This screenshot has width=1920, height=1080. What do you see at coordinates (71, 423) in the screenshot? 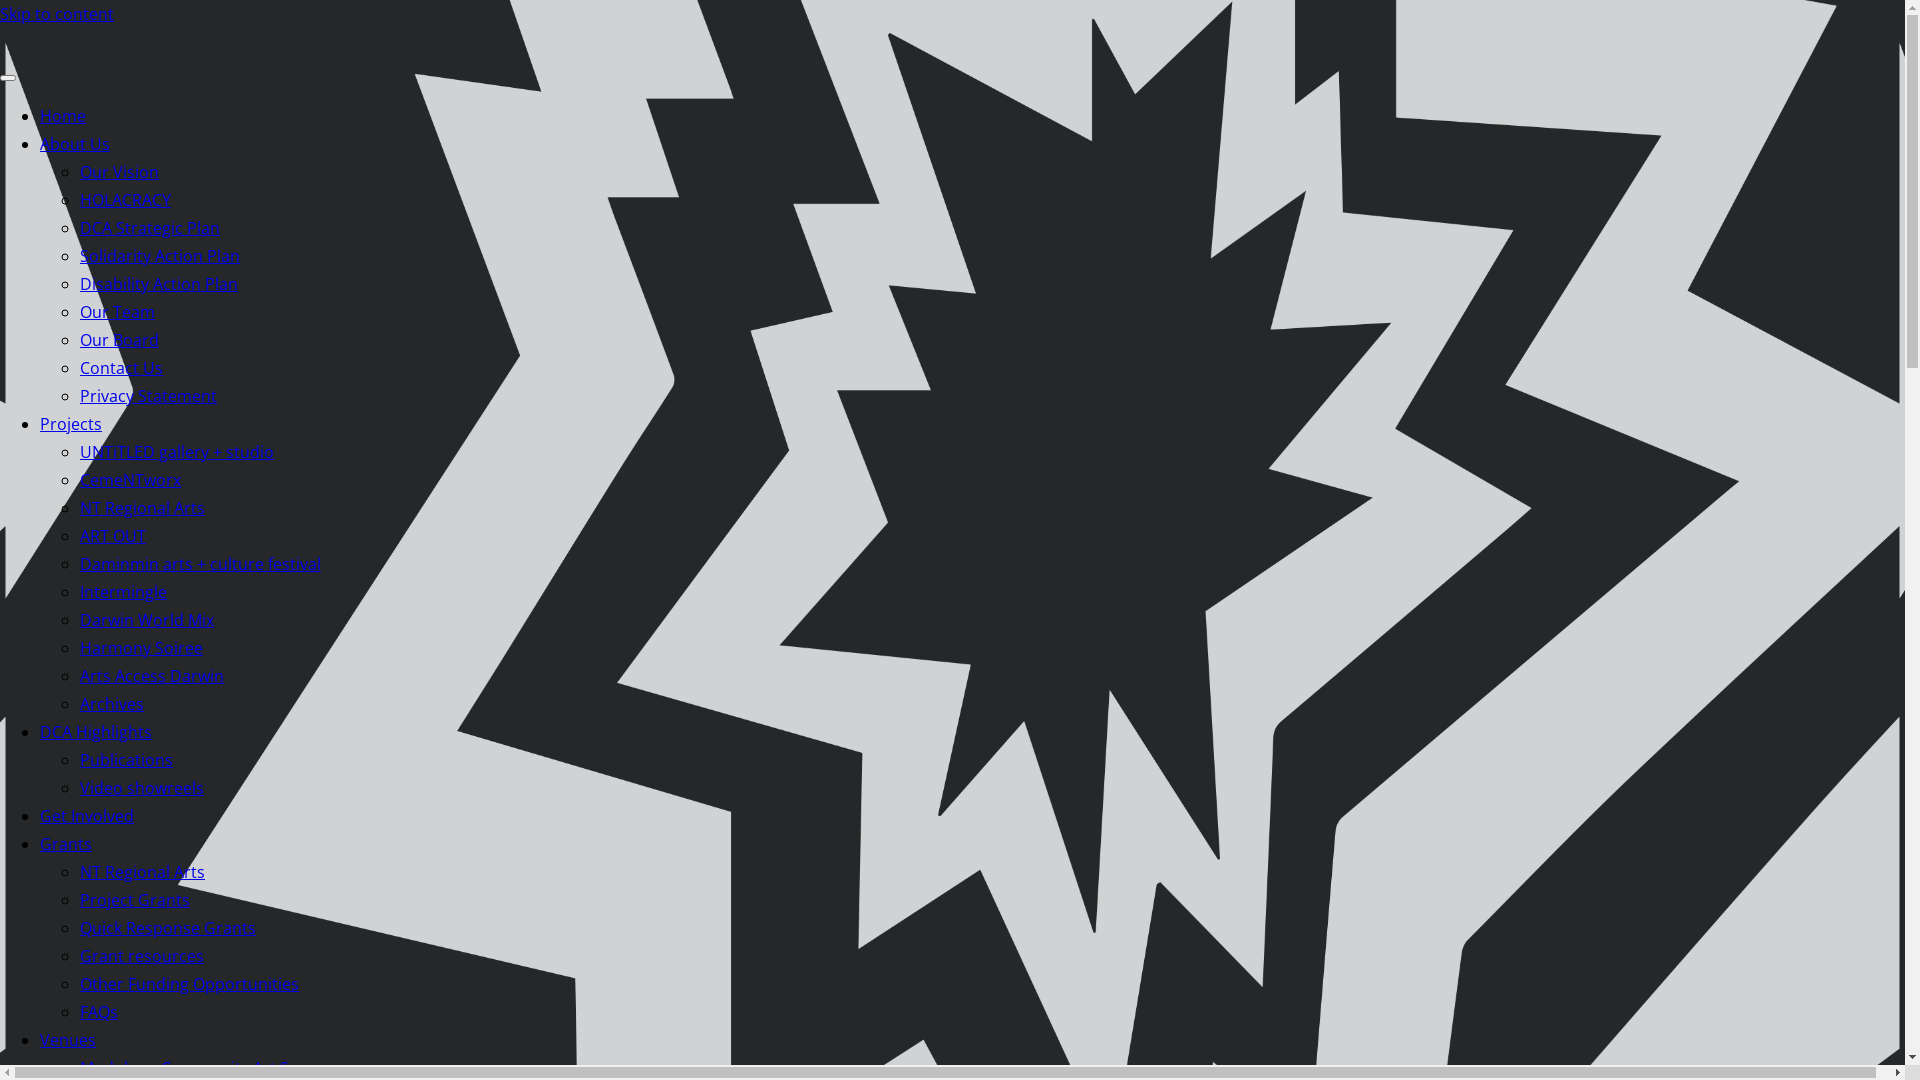
I see `'Projects'` at bounding box center [71, 423].